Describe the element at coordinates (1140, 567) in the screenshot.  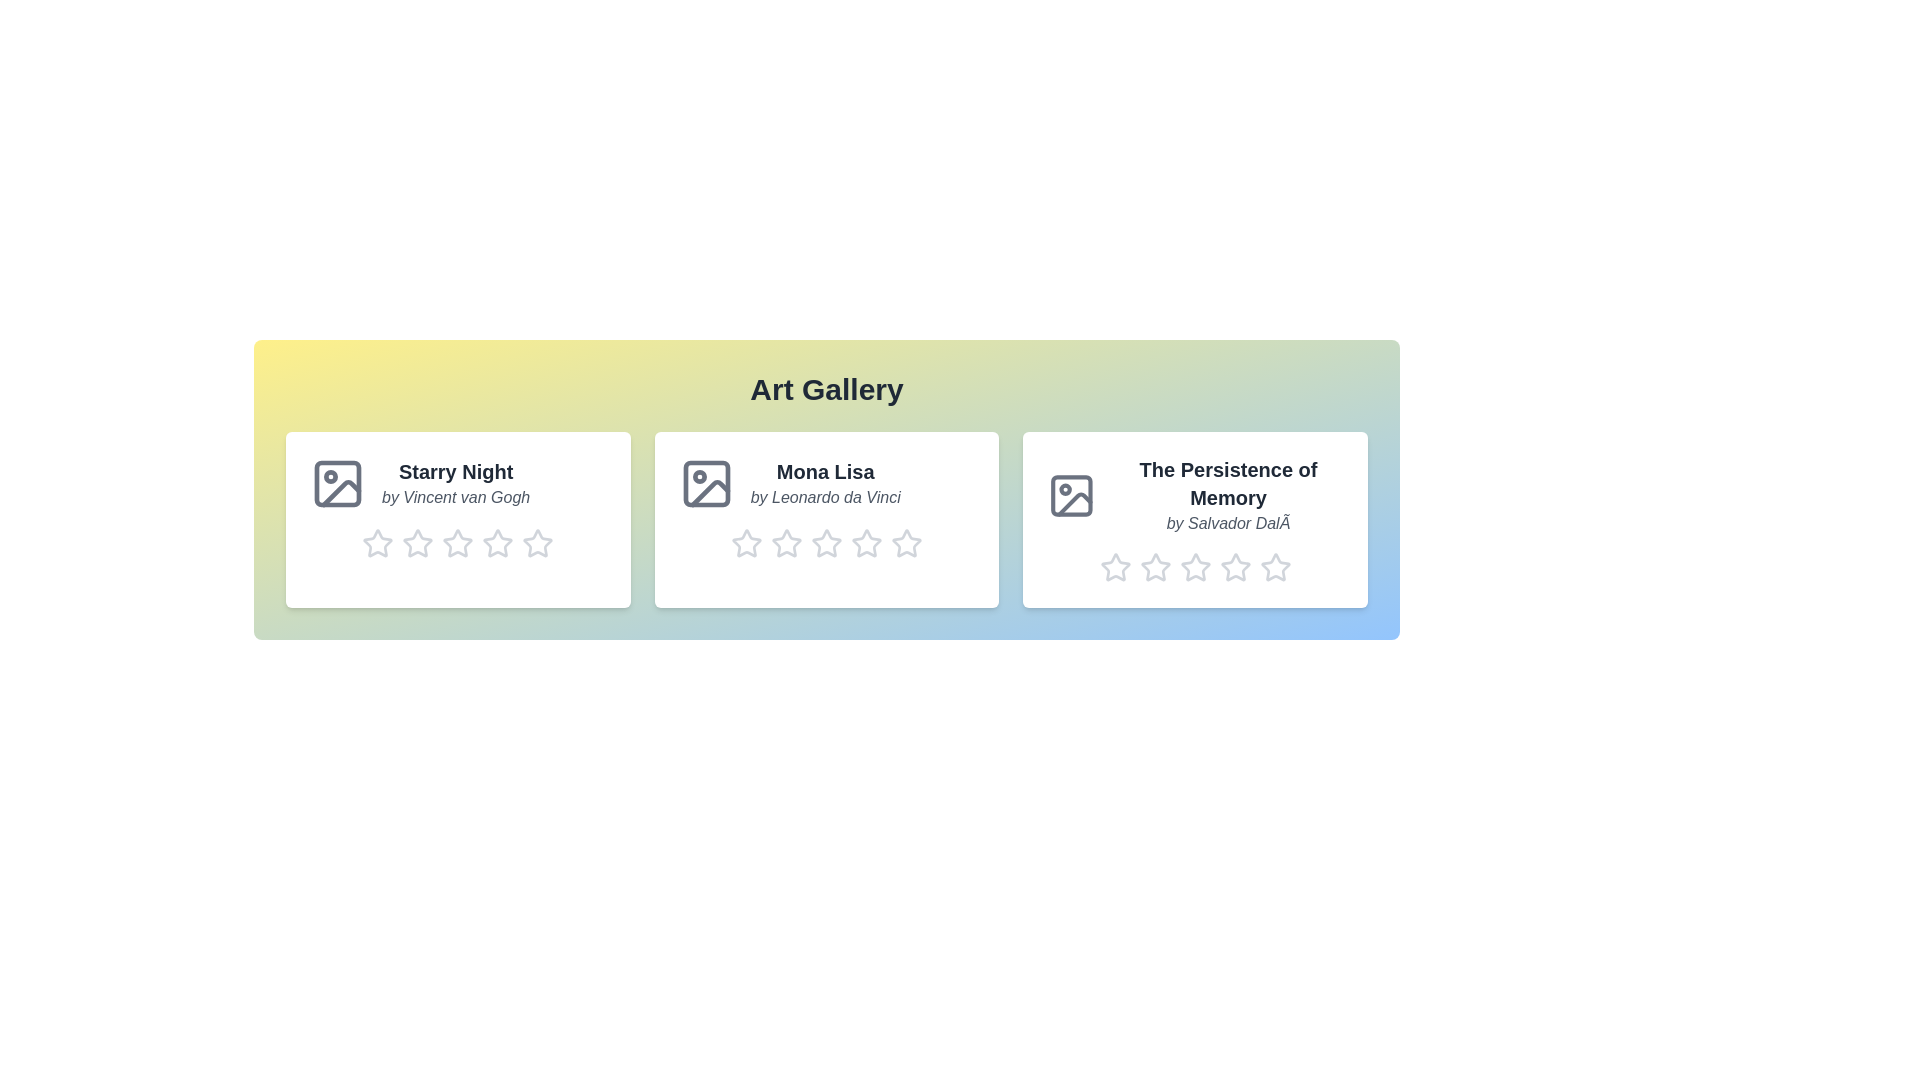
I see `the rating of artwork 3 to 2 stars` at that location.